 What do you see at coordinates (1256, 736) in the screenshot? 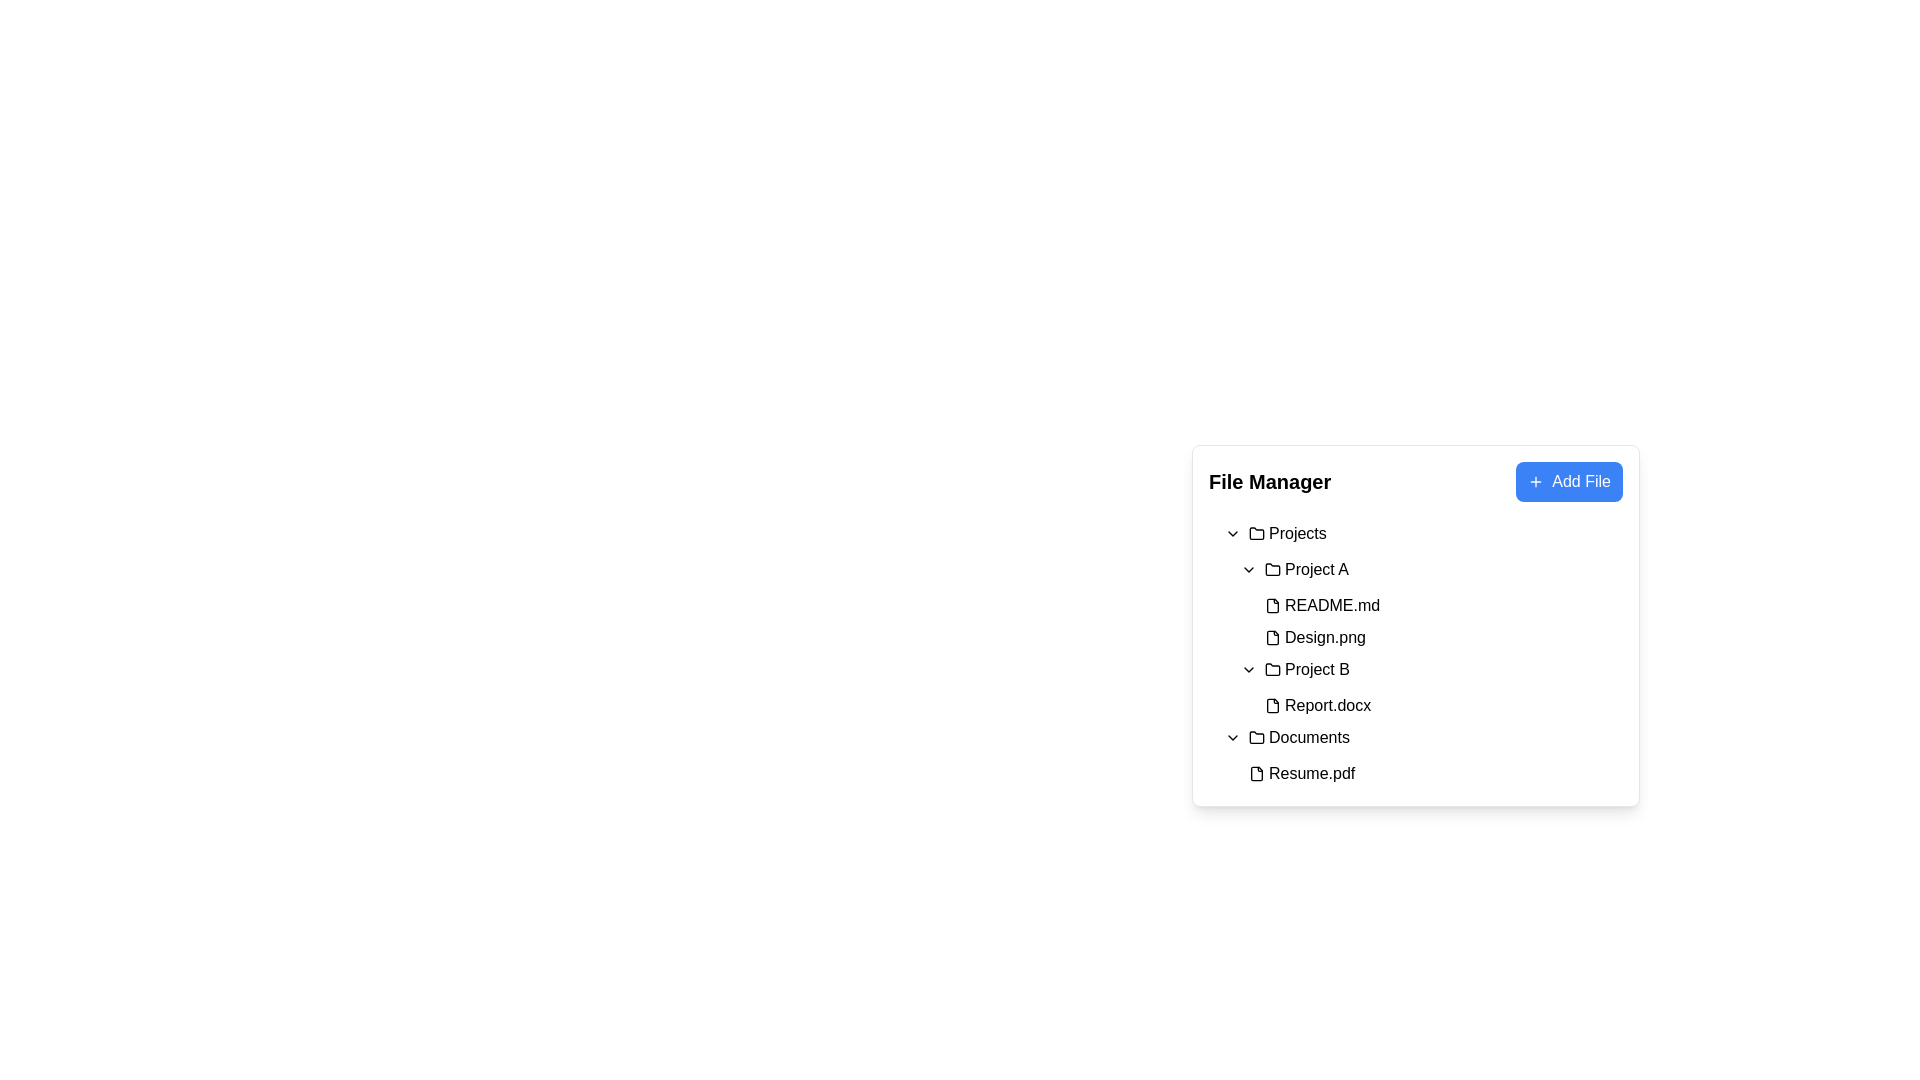
I see `the 'Documents' folder icon` at bounding box center [1256, 736].